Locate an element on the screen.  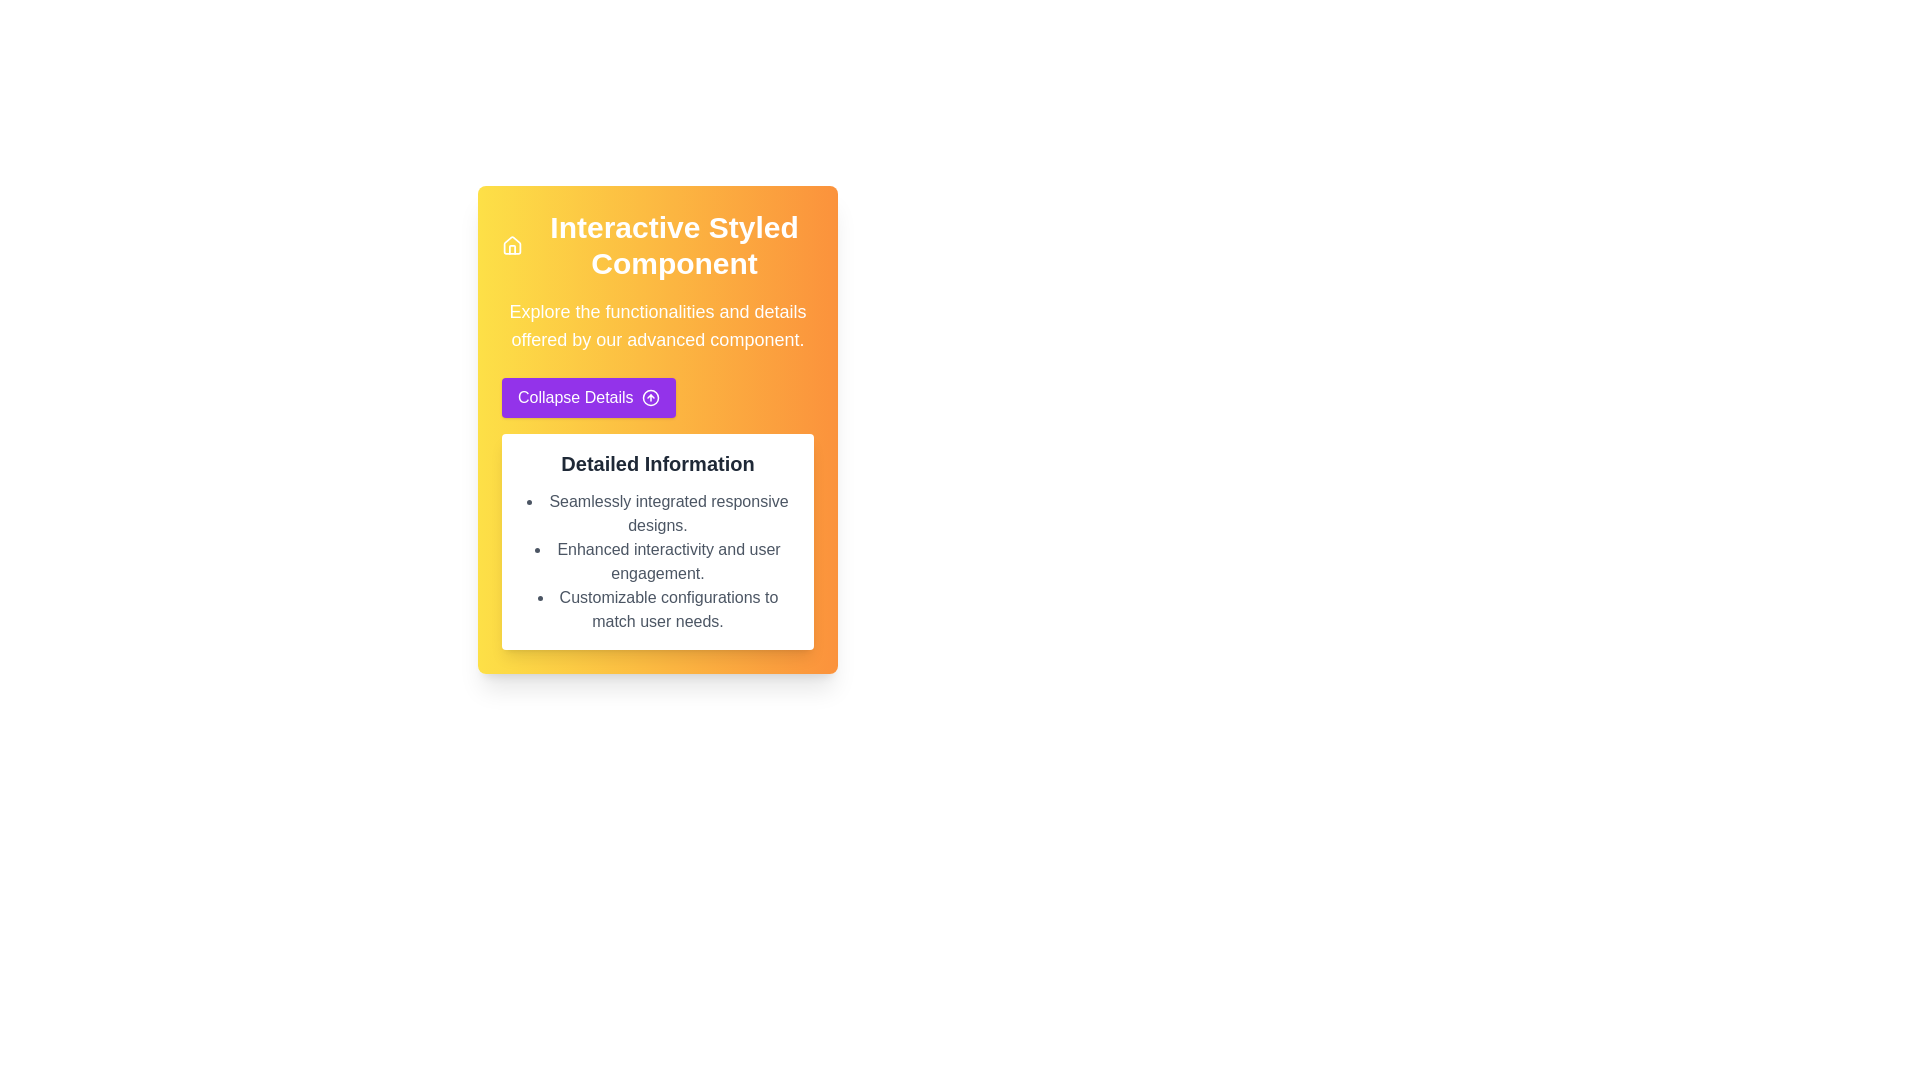
the Heading text that serves as the title and summary for the information detailed below it, positioned at the top of a white card-like section is located at coordinates (657, 463).